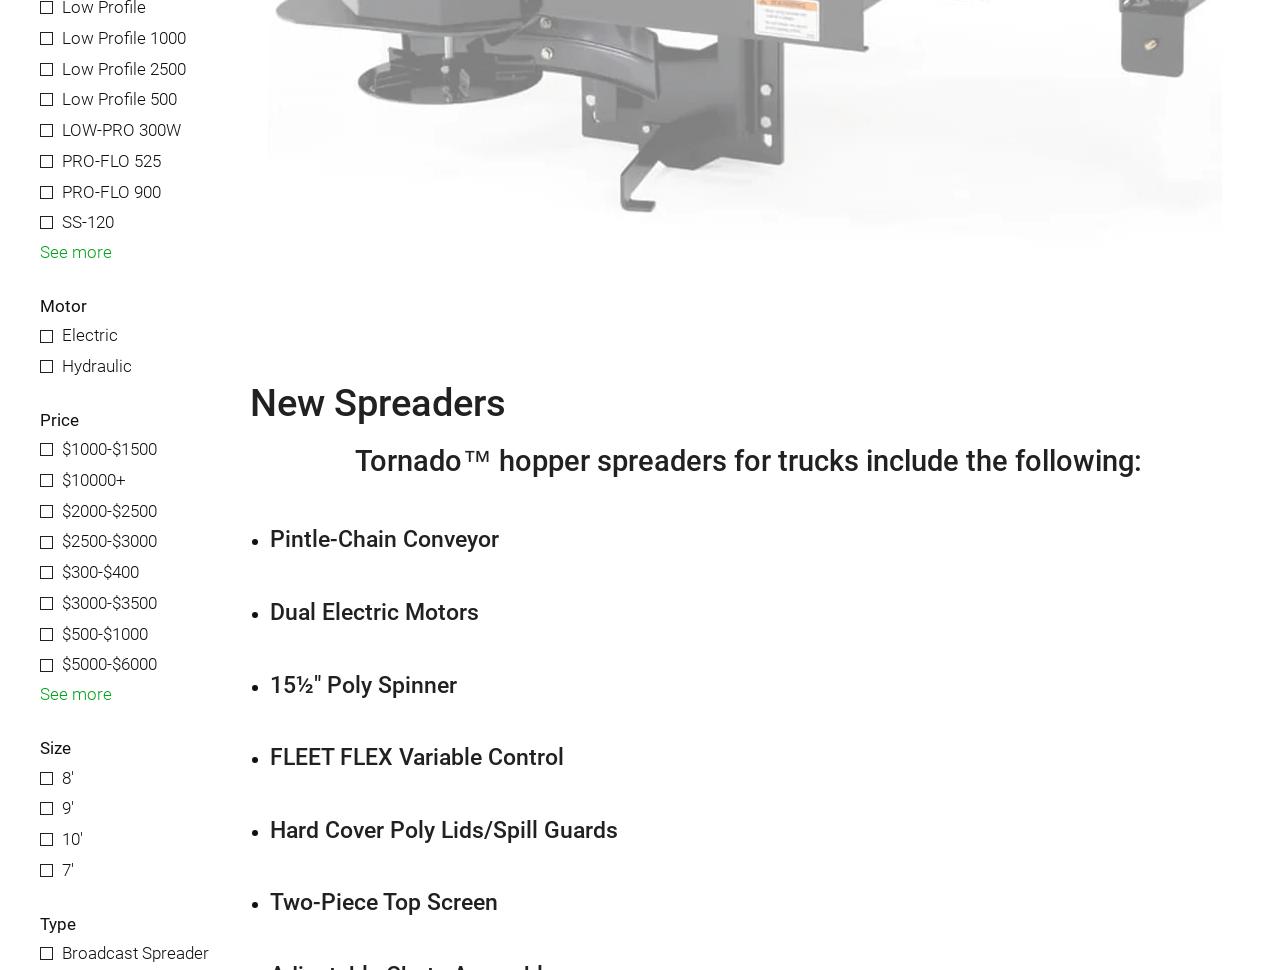  What do you see at coordinates (110, 189) in the screenshot?
I see `'PRO-FLO 900'` at bounding box center [110, 189].